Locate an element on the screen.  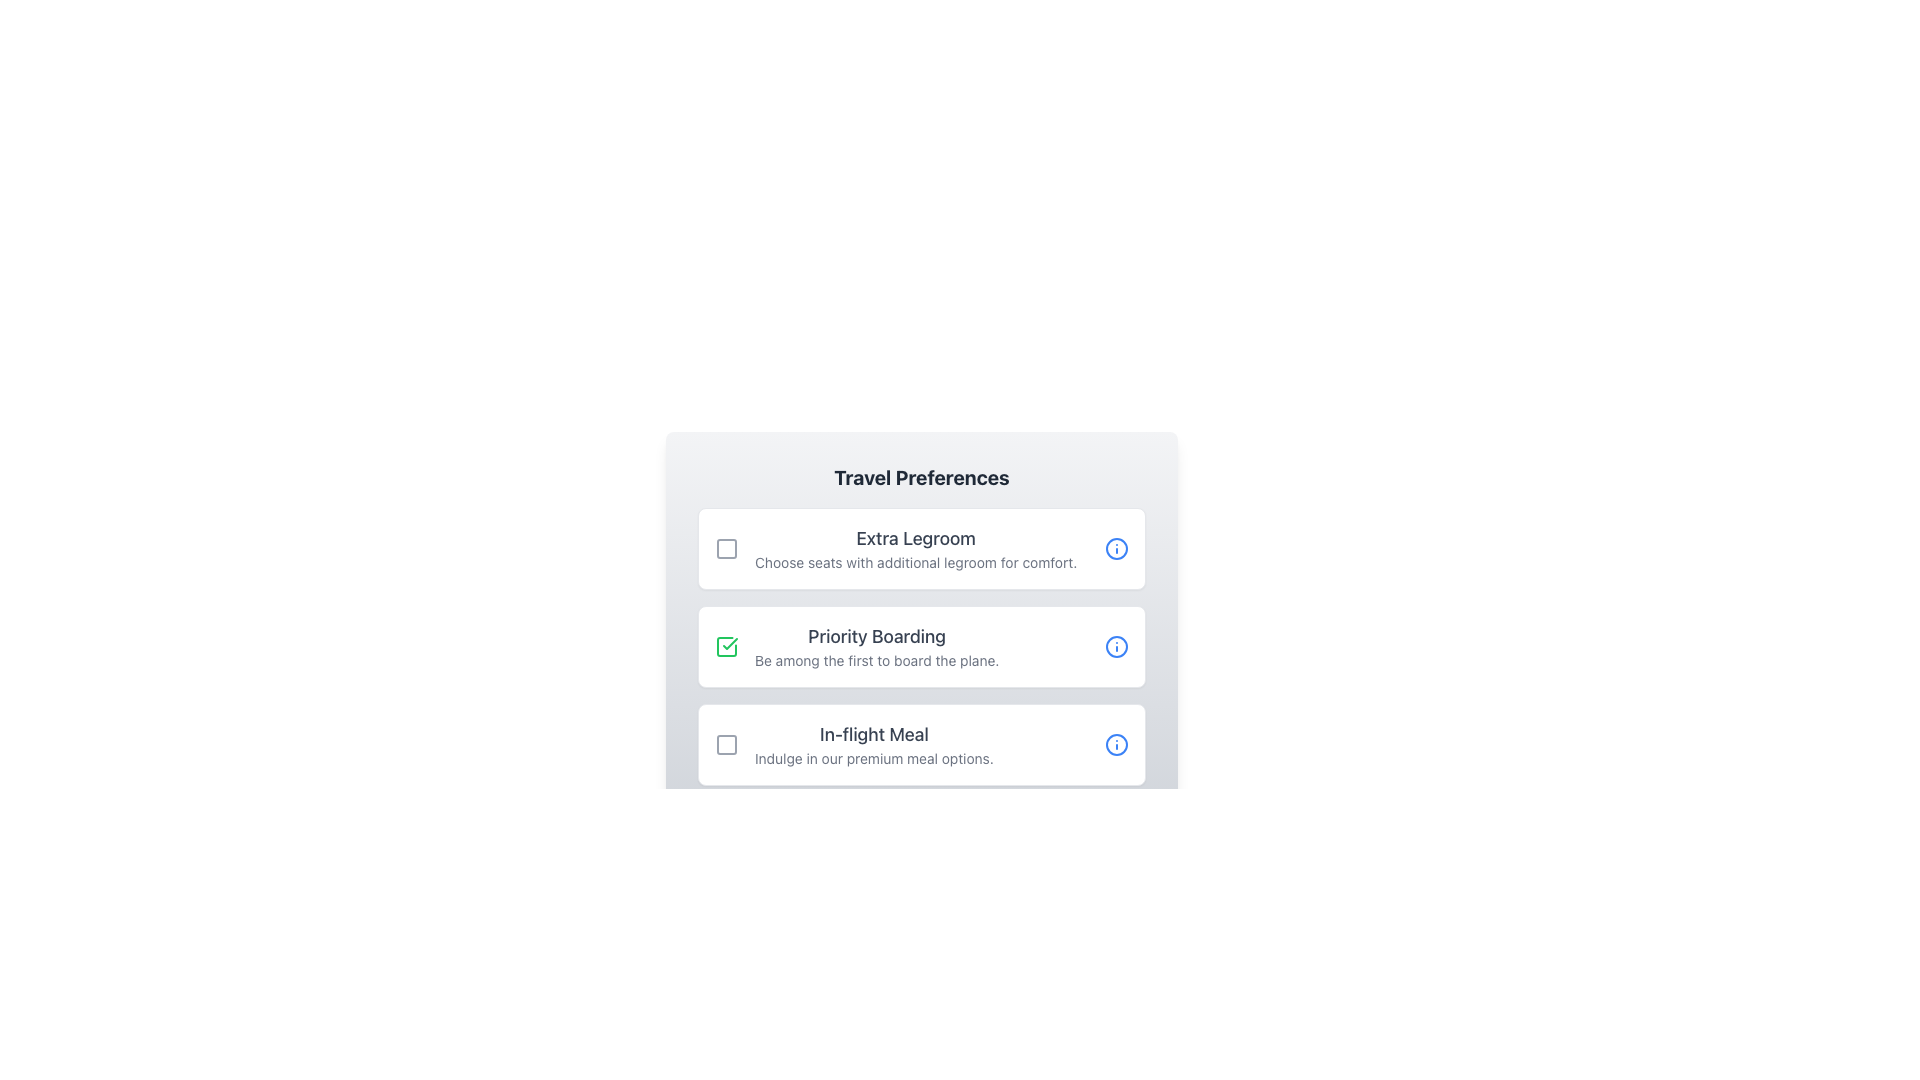
the Informational Icon located to the right side of the 'Extra Legroom' title is located at coordinates (1116, 548).